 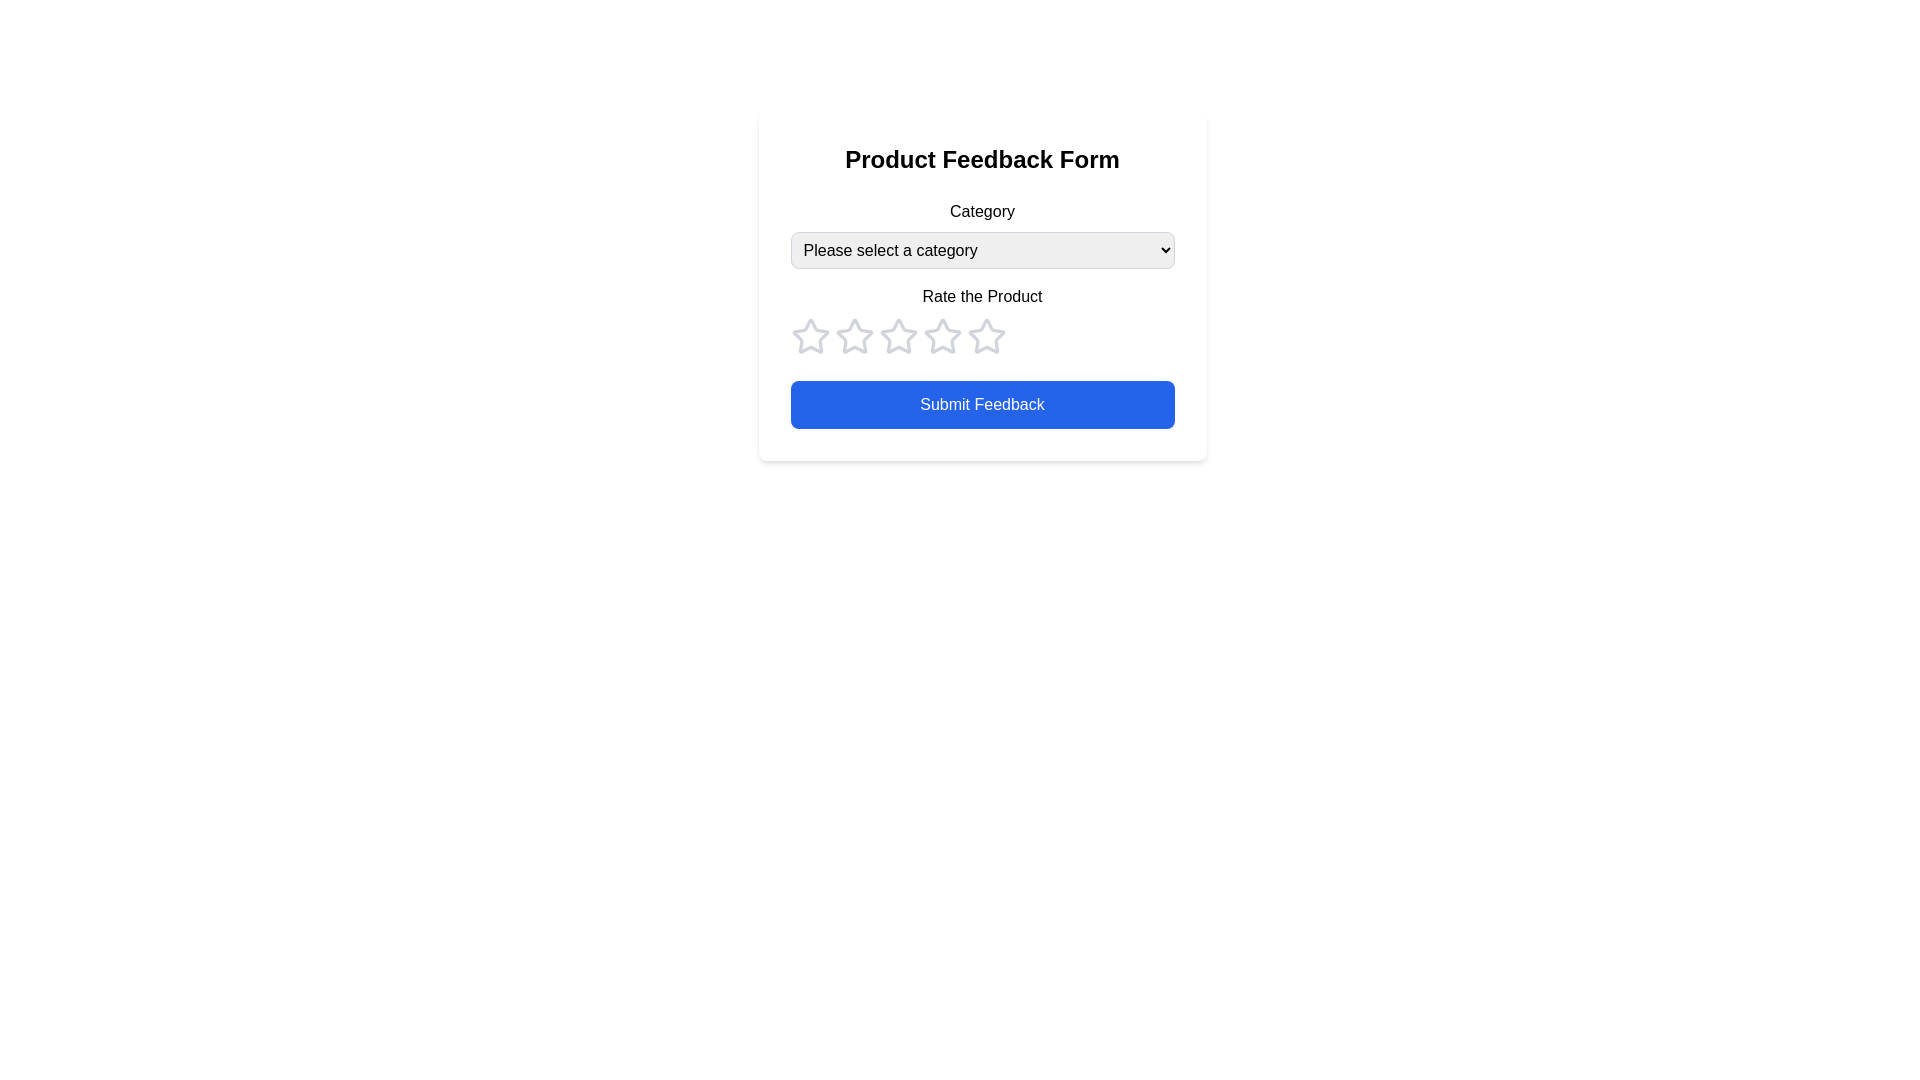 I want to click on the interactive rating stars located below the 'Category' dropdown, so click(x=982, y=319).